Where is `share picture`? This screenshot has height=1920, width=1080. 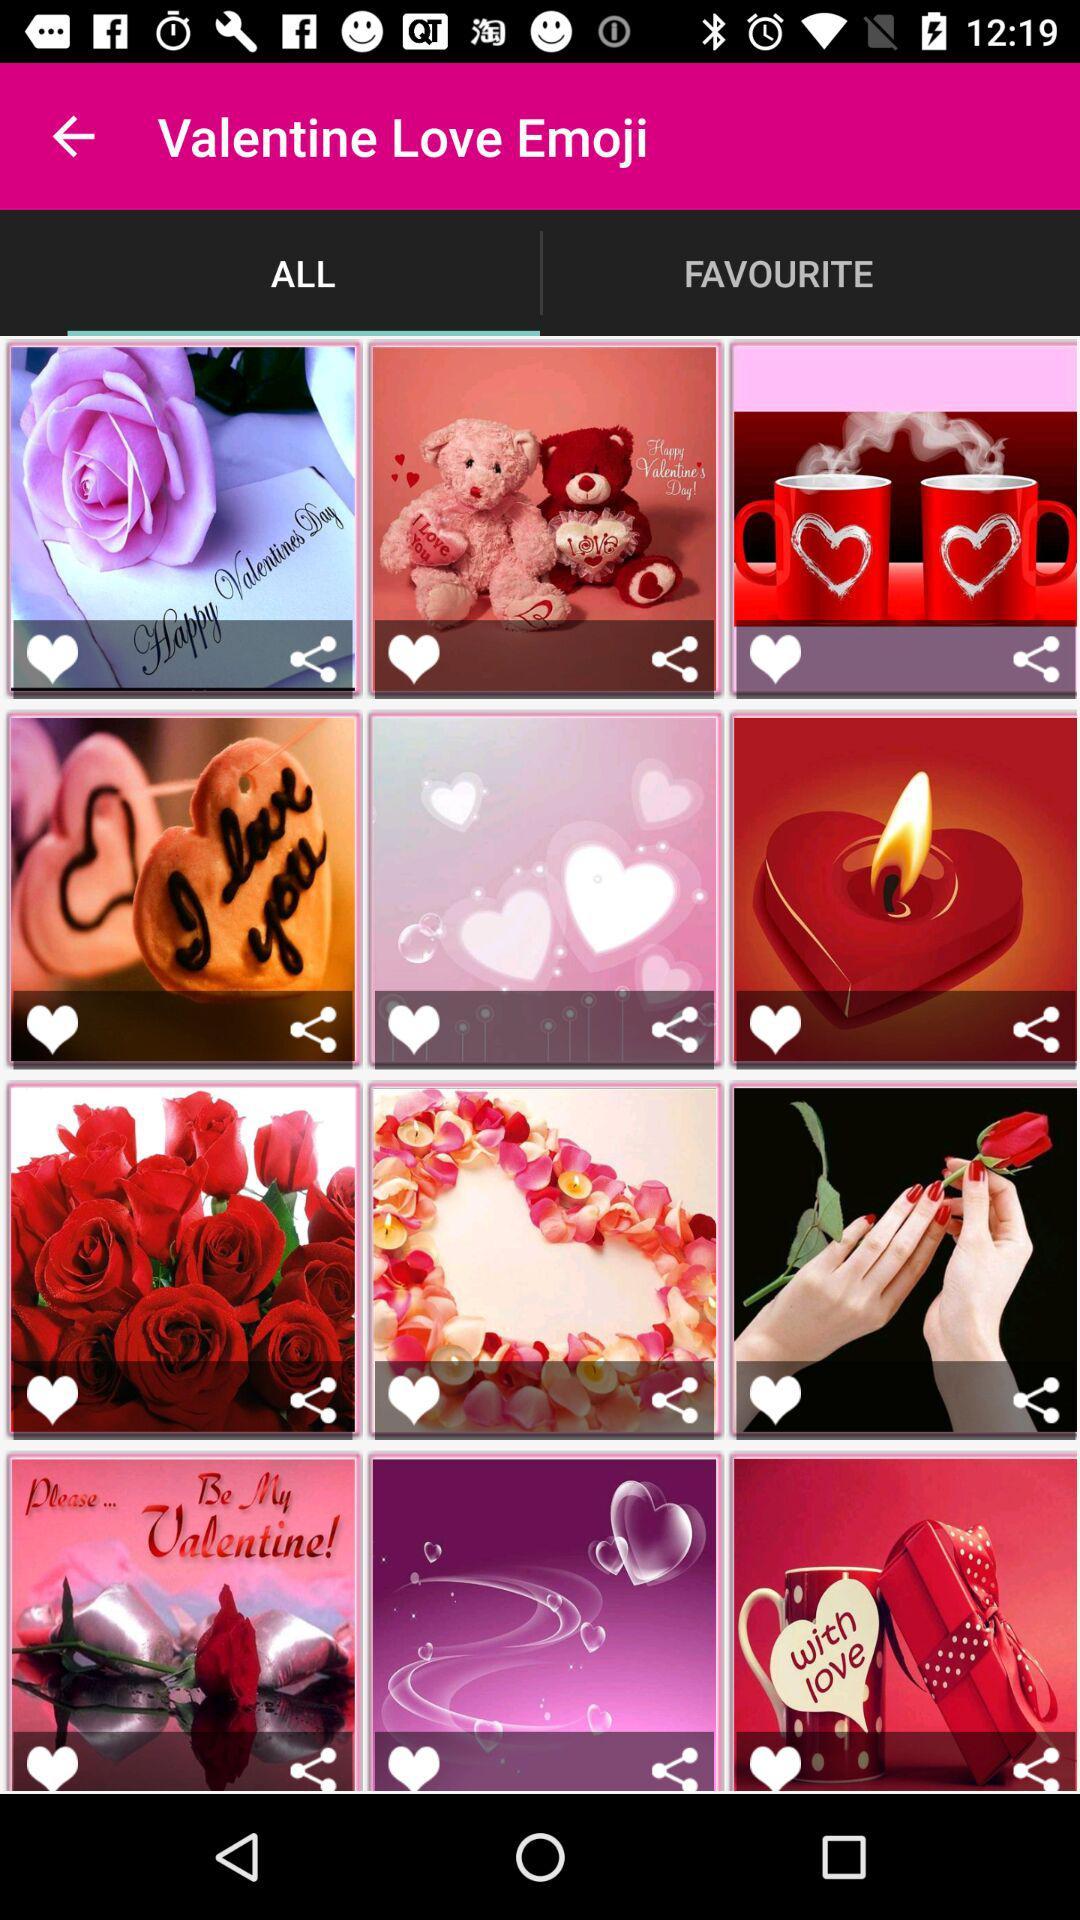 share picture is located at coordinates (675, 1029).